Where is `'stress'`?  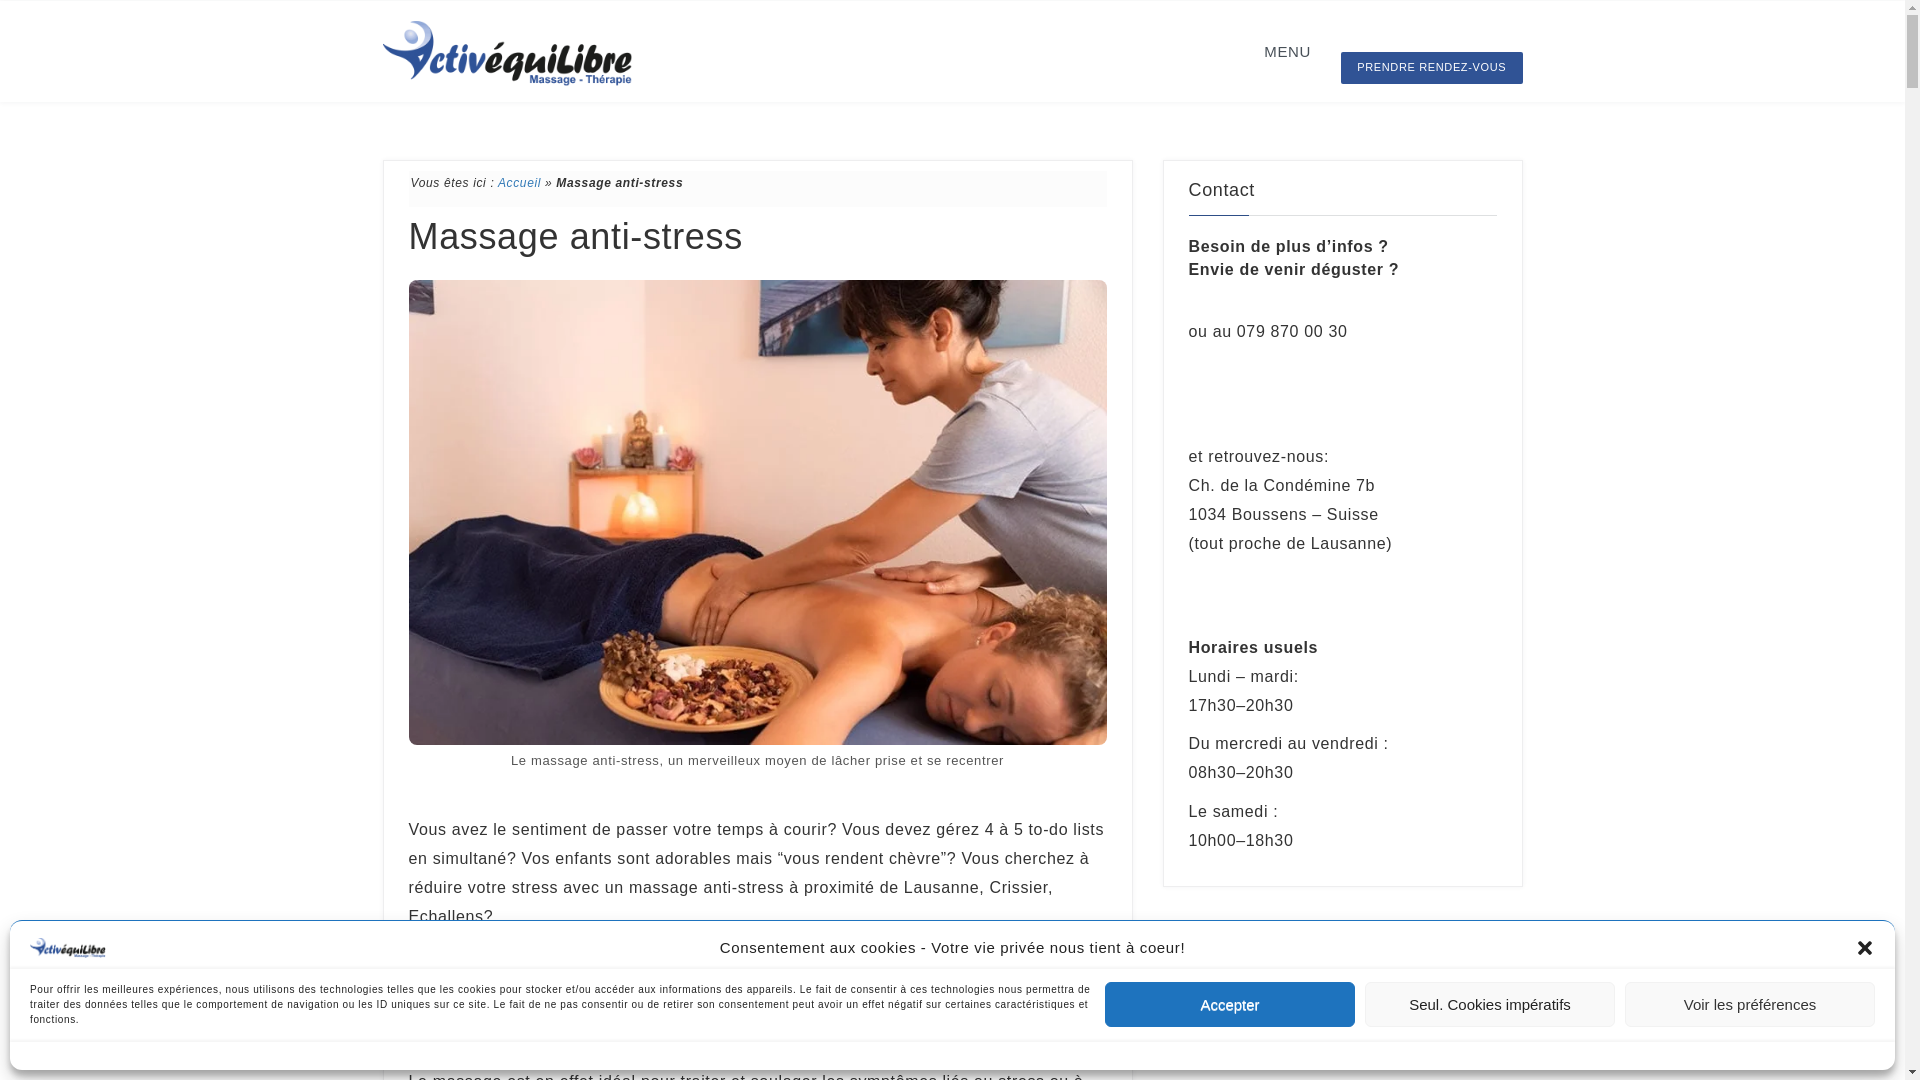
'stress' is located at coordinates (811, 968).